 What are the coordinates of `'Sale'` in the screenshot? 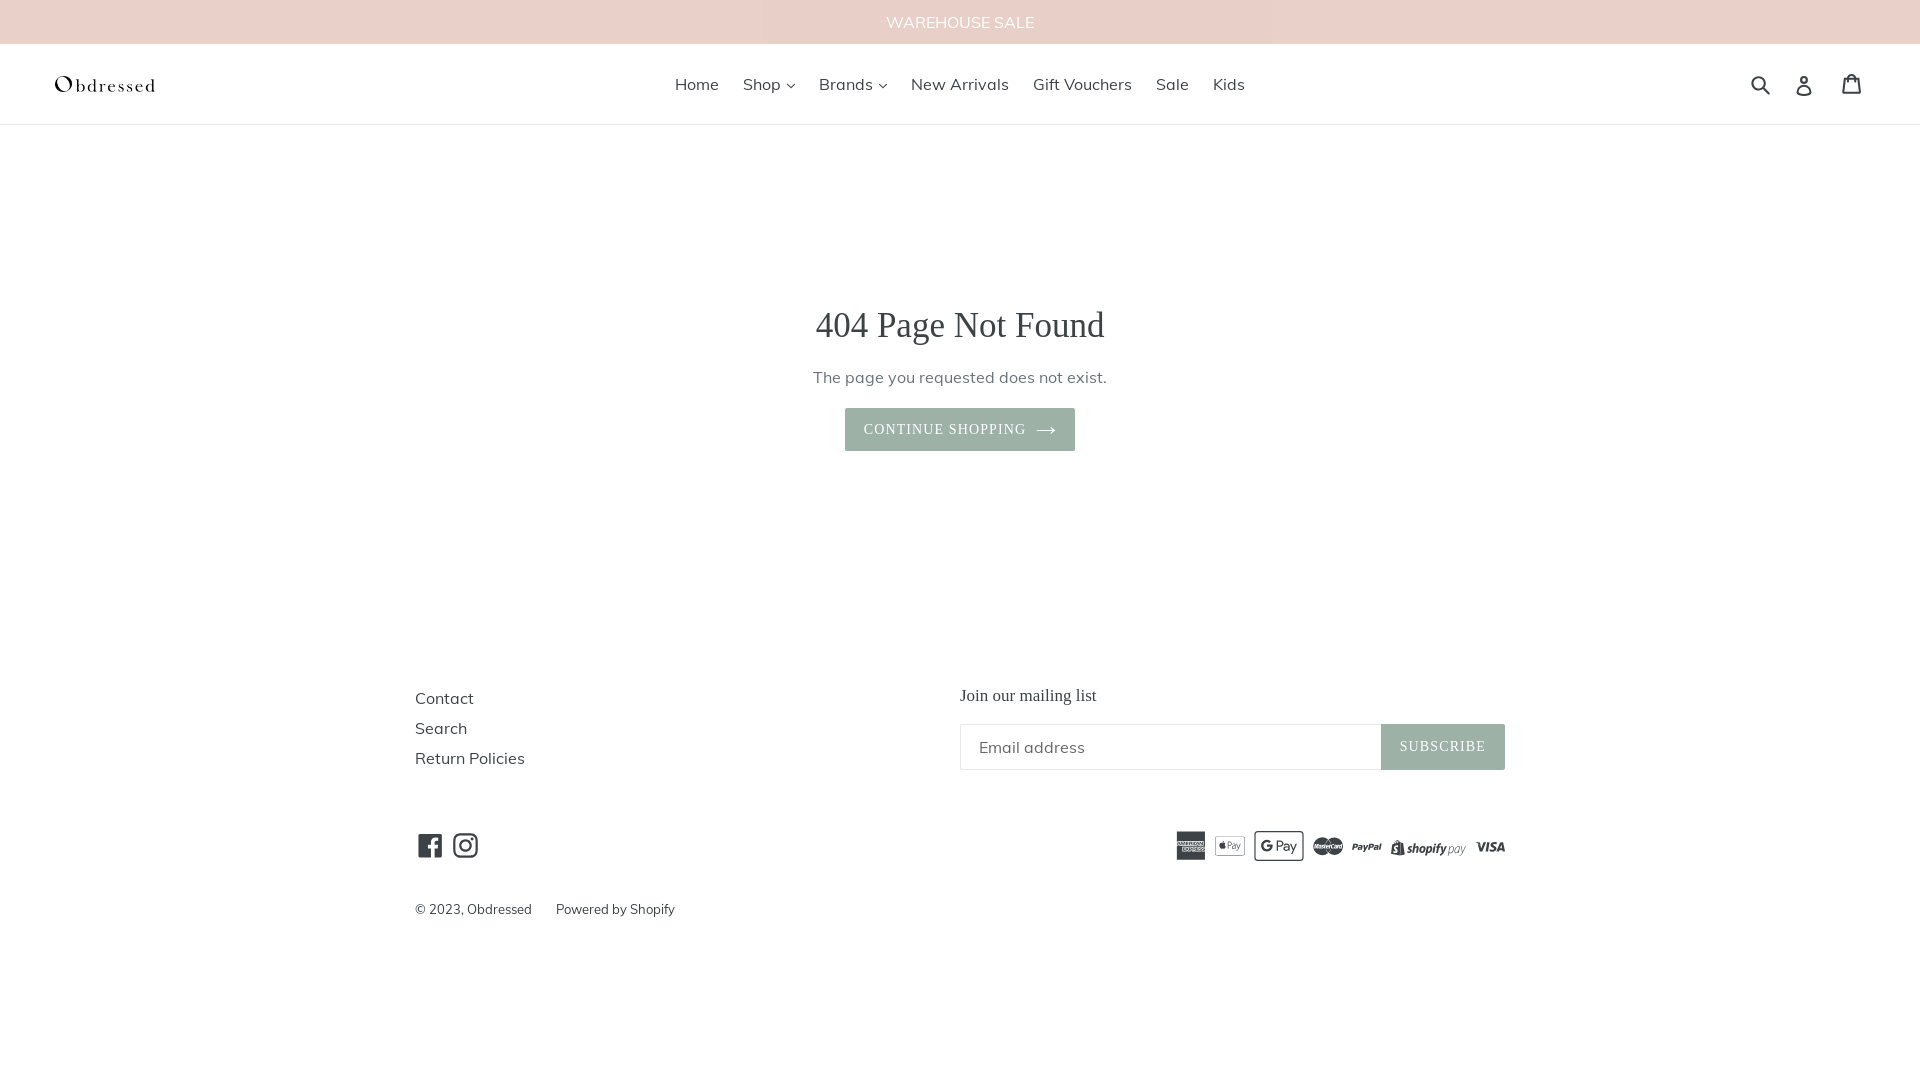 It's located at (1172, 83).